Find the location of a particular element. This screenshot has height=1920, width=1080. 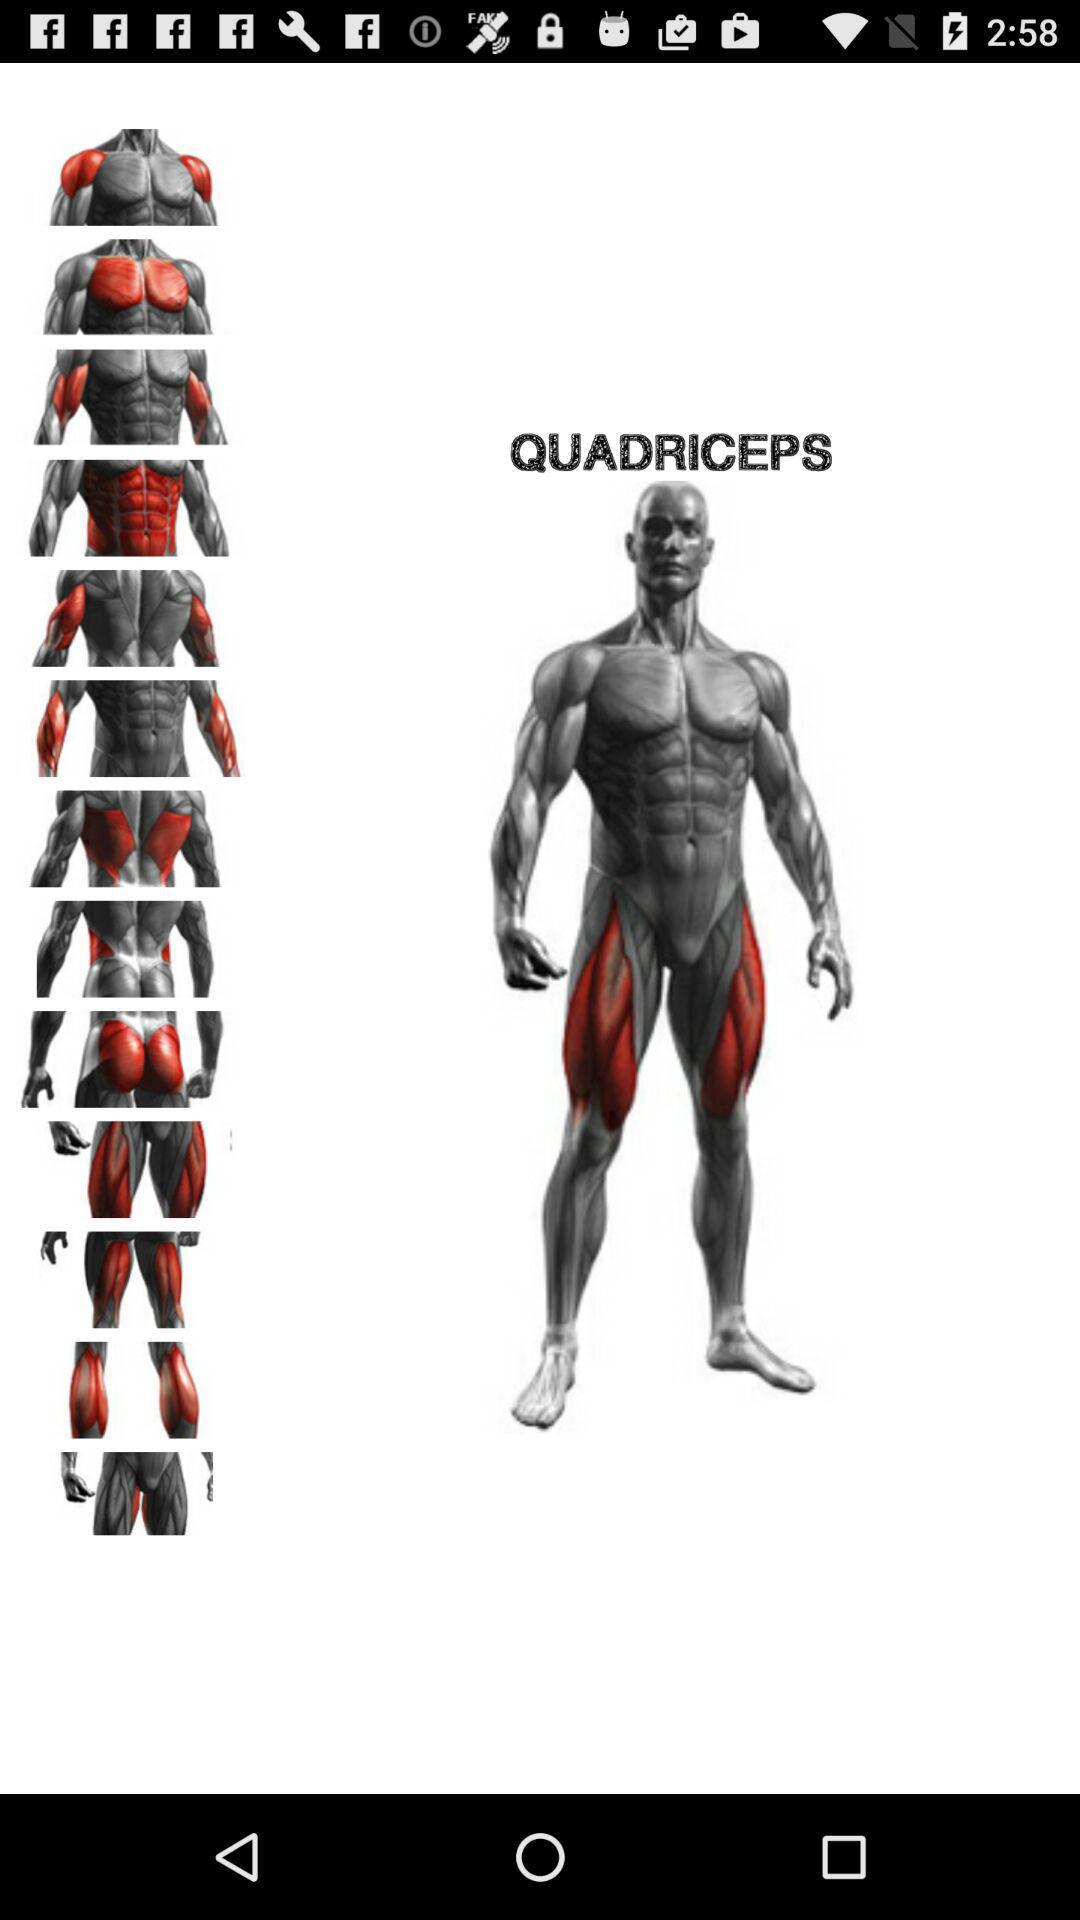

front side of the body is located at coordinates (131, 170).